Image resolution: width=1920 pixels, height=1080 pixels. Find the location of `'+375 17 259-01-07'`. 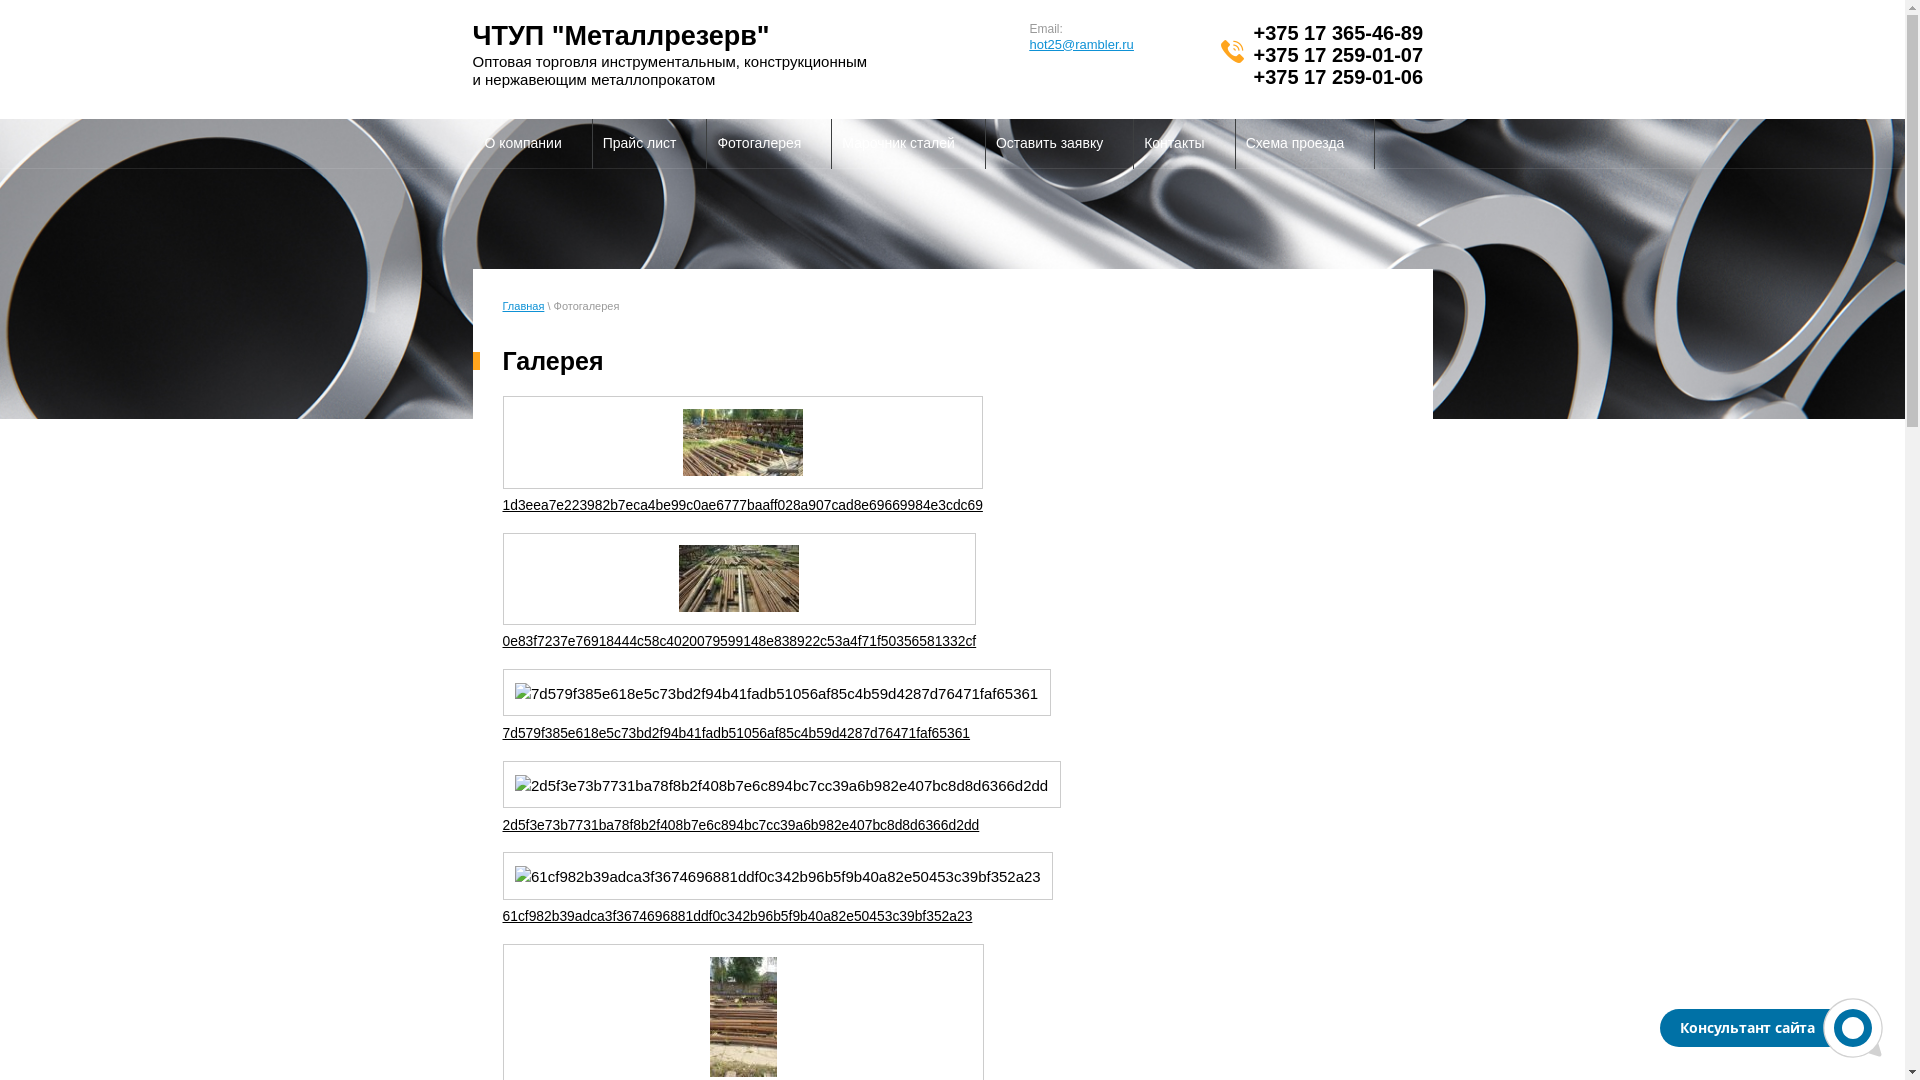

'+375 17 259-01-07' is located at coordinates (1339, 53).